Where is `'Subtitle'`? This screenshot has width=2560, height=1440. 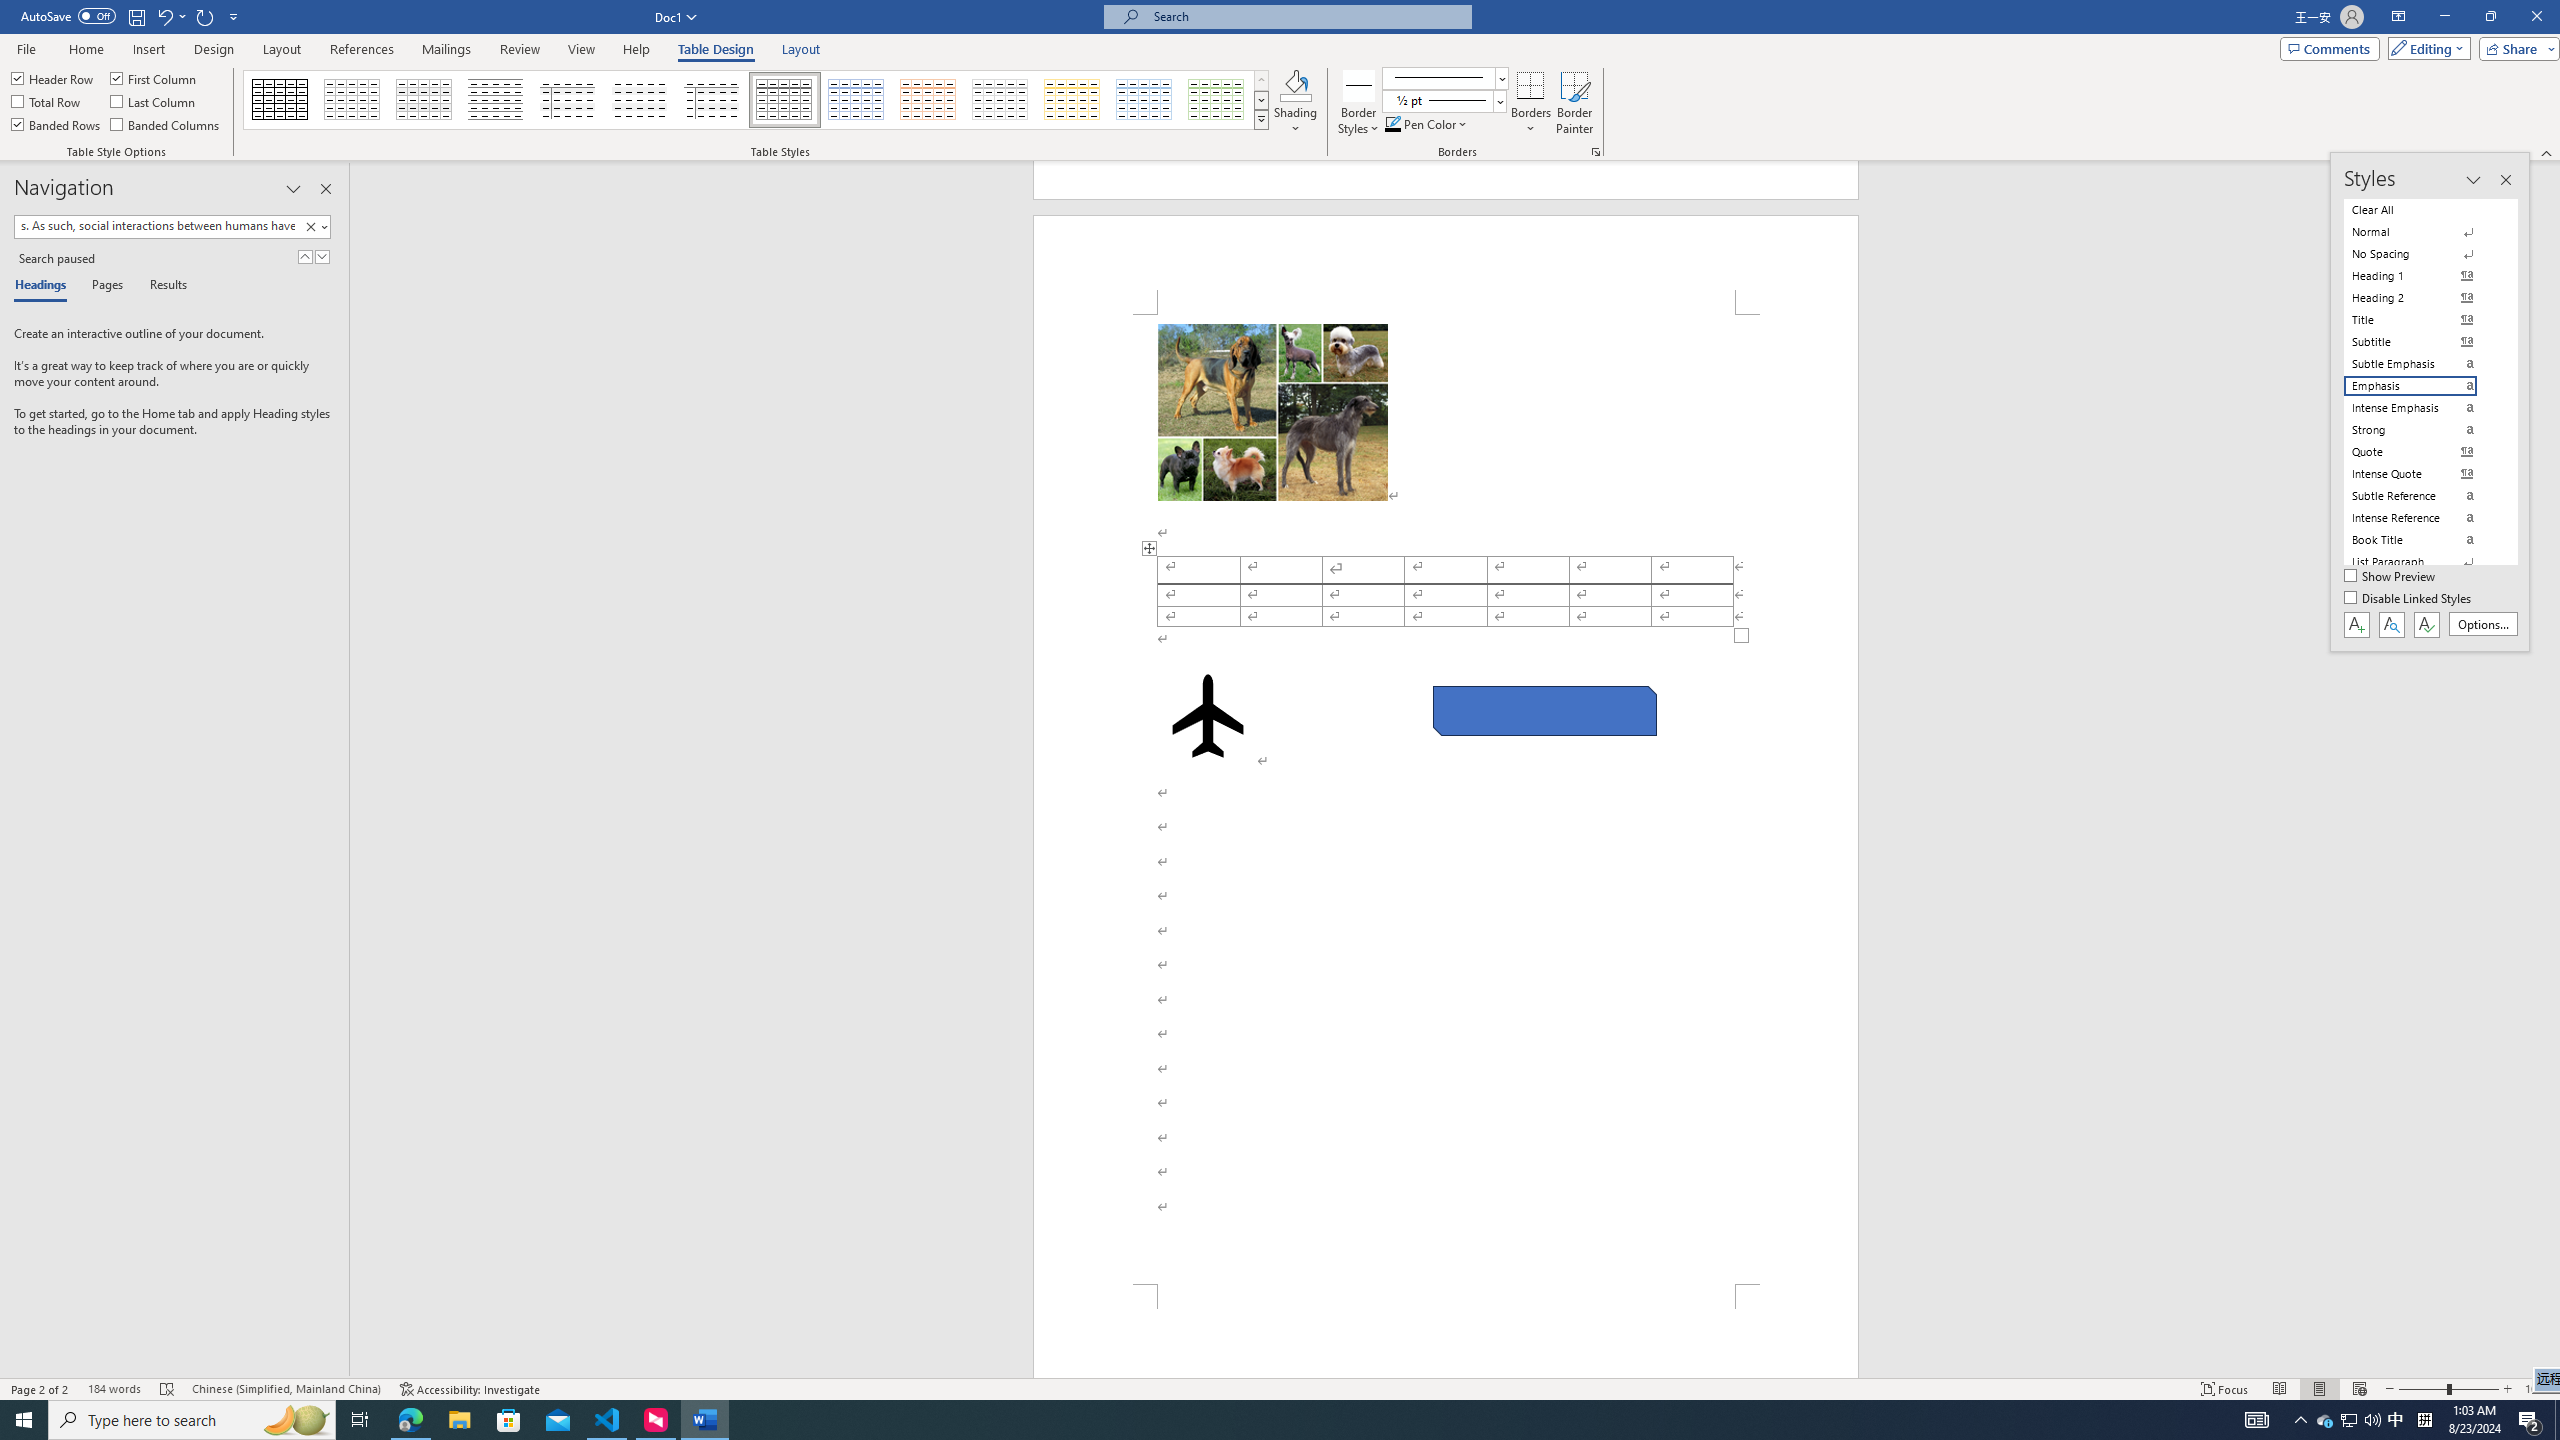
'Subtitle' is located at coordinates (2422, 341).